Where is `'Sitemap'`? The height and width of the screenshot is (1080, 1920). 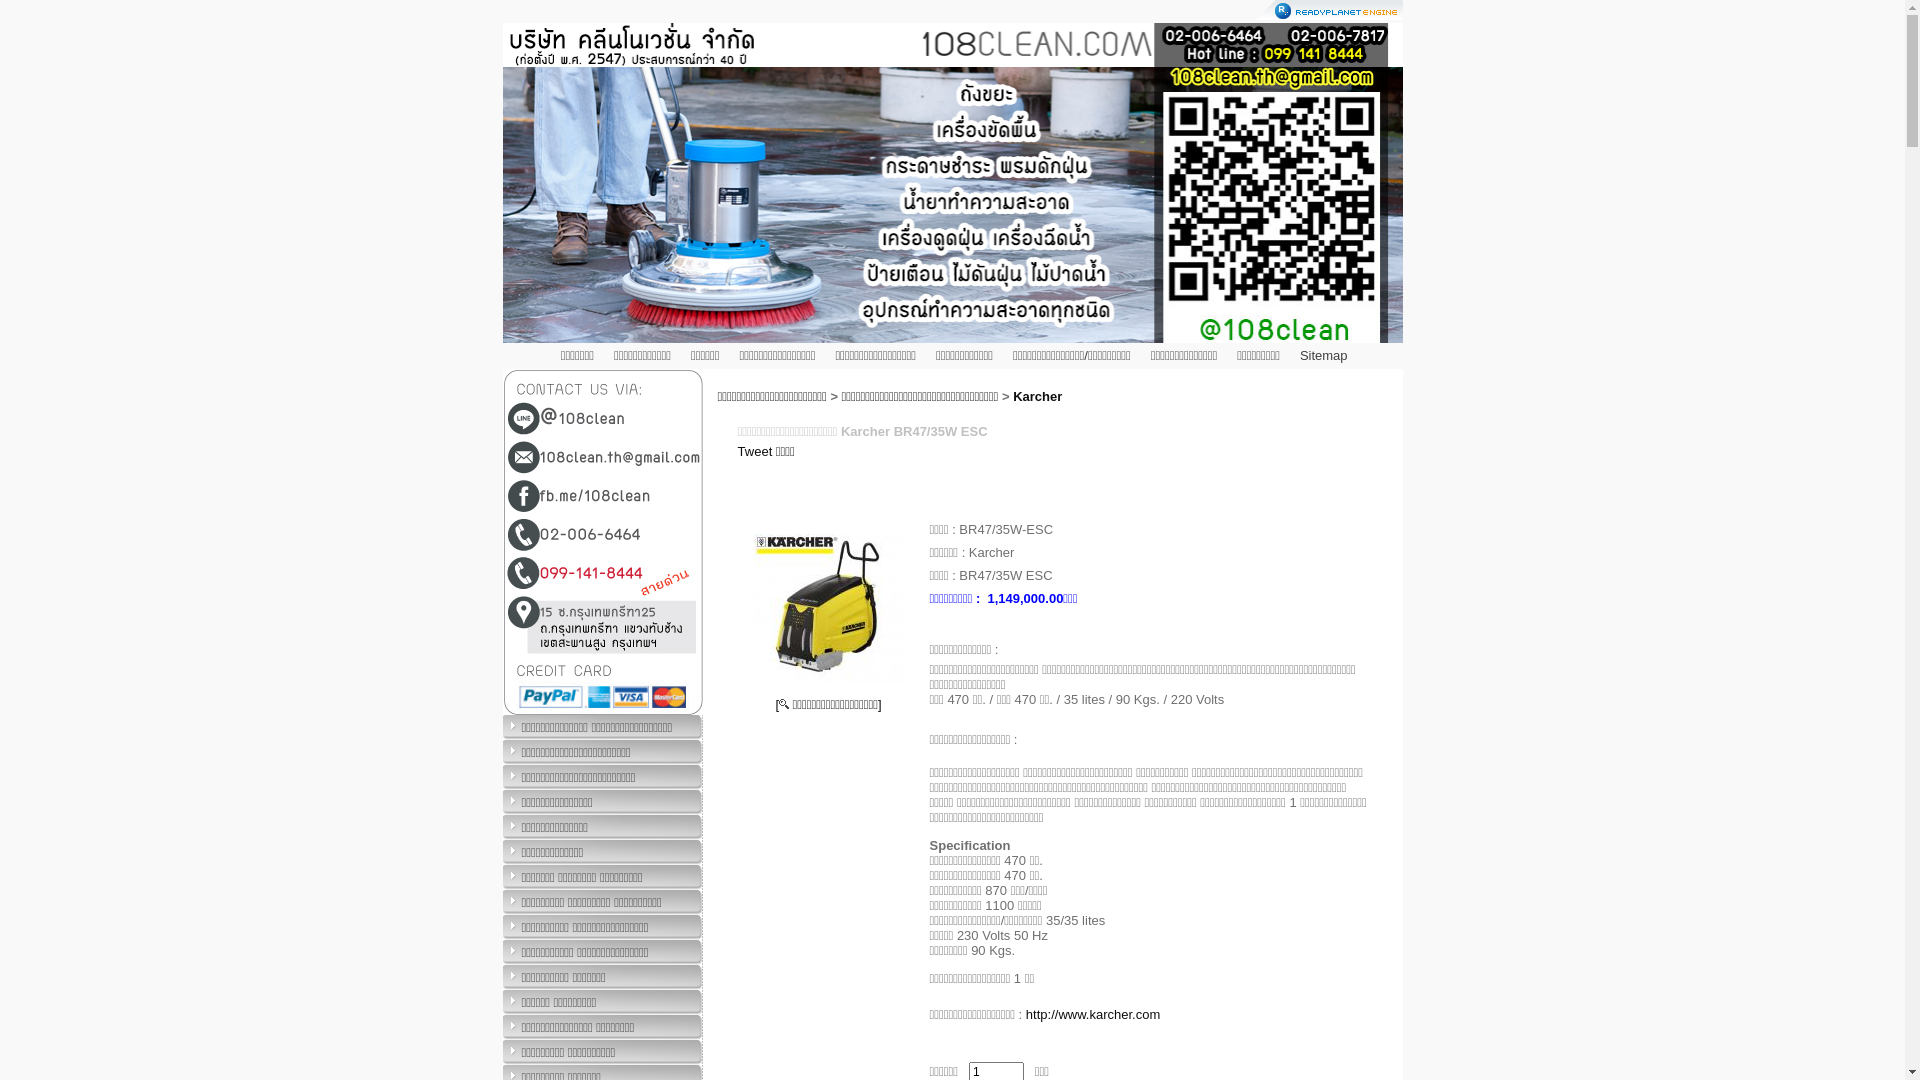 'Sitemap' is located at coordinates (1324, 354).